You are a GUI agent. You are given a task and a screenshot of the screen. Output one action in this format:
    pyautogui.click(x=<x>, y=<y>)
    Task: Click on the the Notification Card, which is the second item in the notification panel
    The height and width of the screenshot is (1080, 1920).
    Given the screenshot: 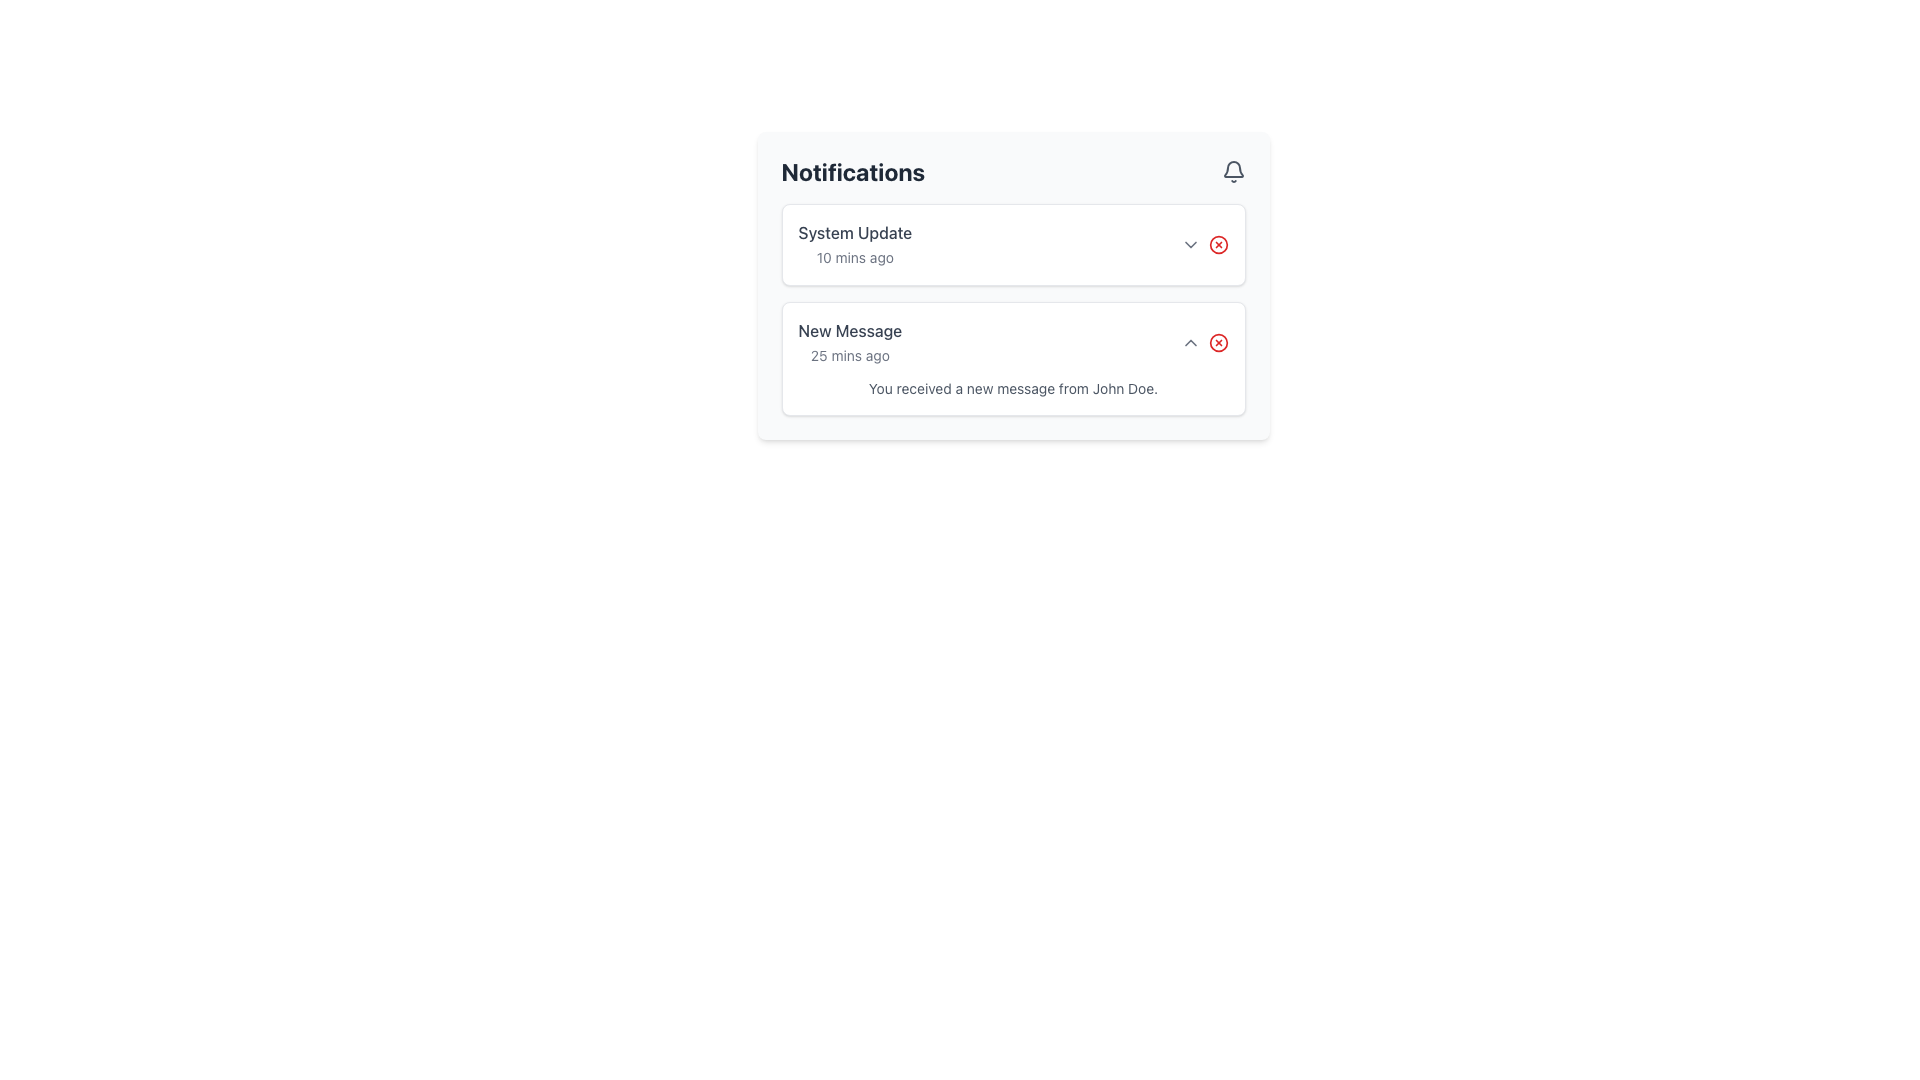 What is the action you would take?
    pyautogui.click(x=1013, y=309)
    